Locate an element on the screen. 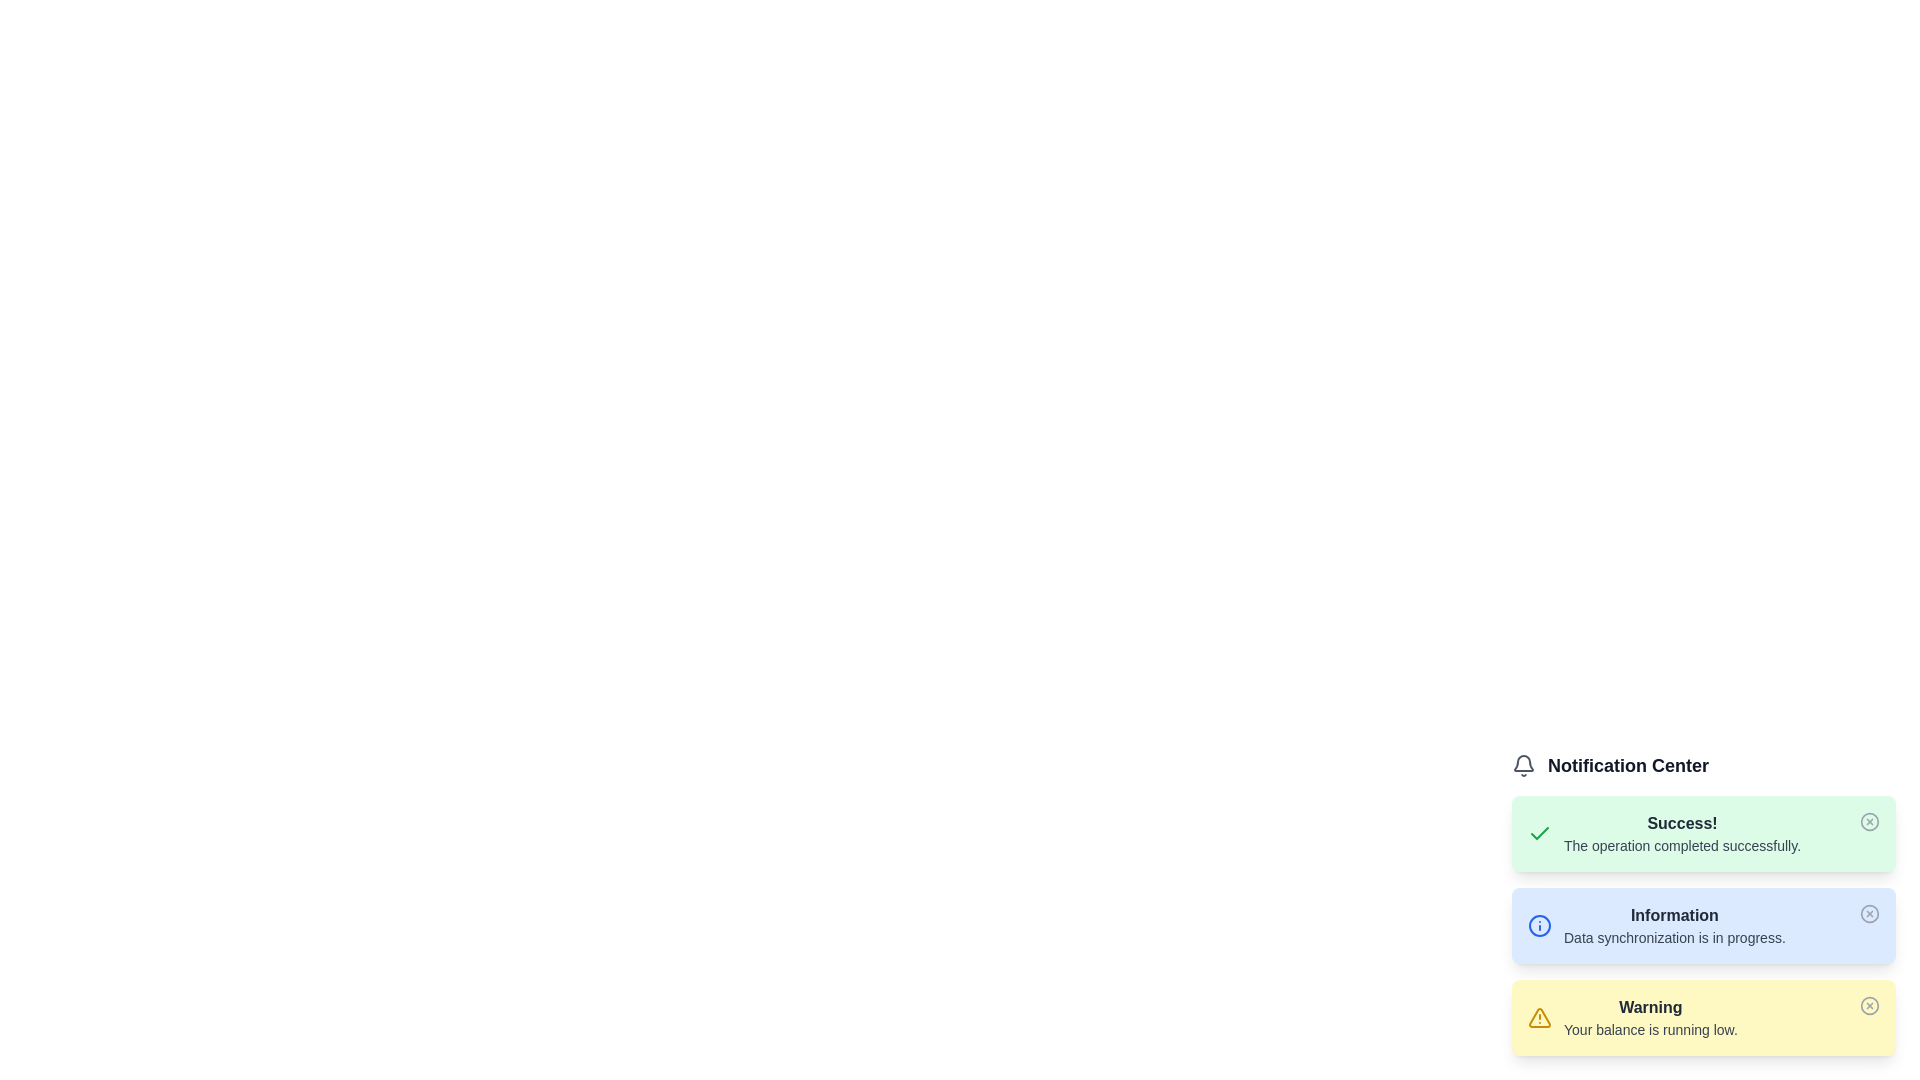 The height and width of the screenshot is (1080, 1920). the text label that displays the notification message 'Success! The operation completed successfully.' which is styled with a bold dark gray title and a lighter gray subtitle, located in the Notification Center within the green notification card is located at coordinates (1681, 833).